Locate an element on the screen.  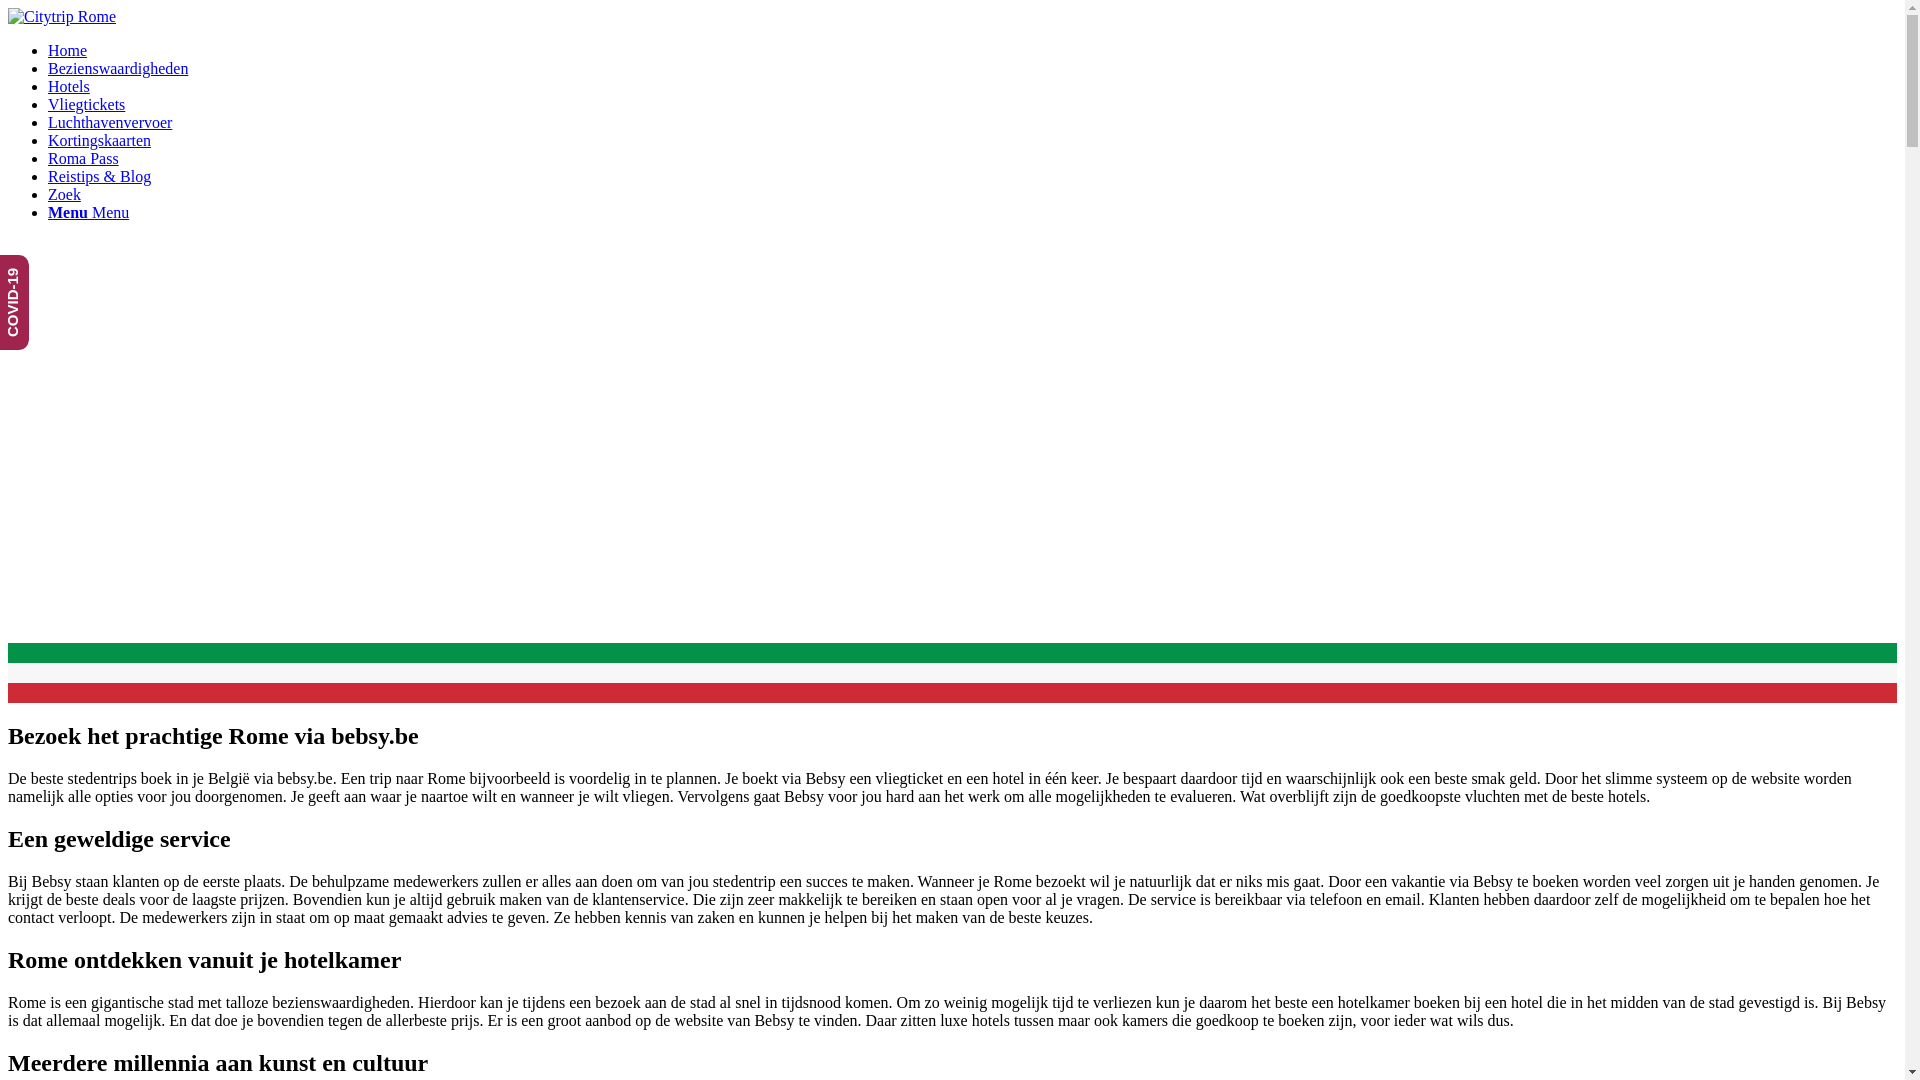
'Kortingskaarten' is located at coordinates (98, 139).